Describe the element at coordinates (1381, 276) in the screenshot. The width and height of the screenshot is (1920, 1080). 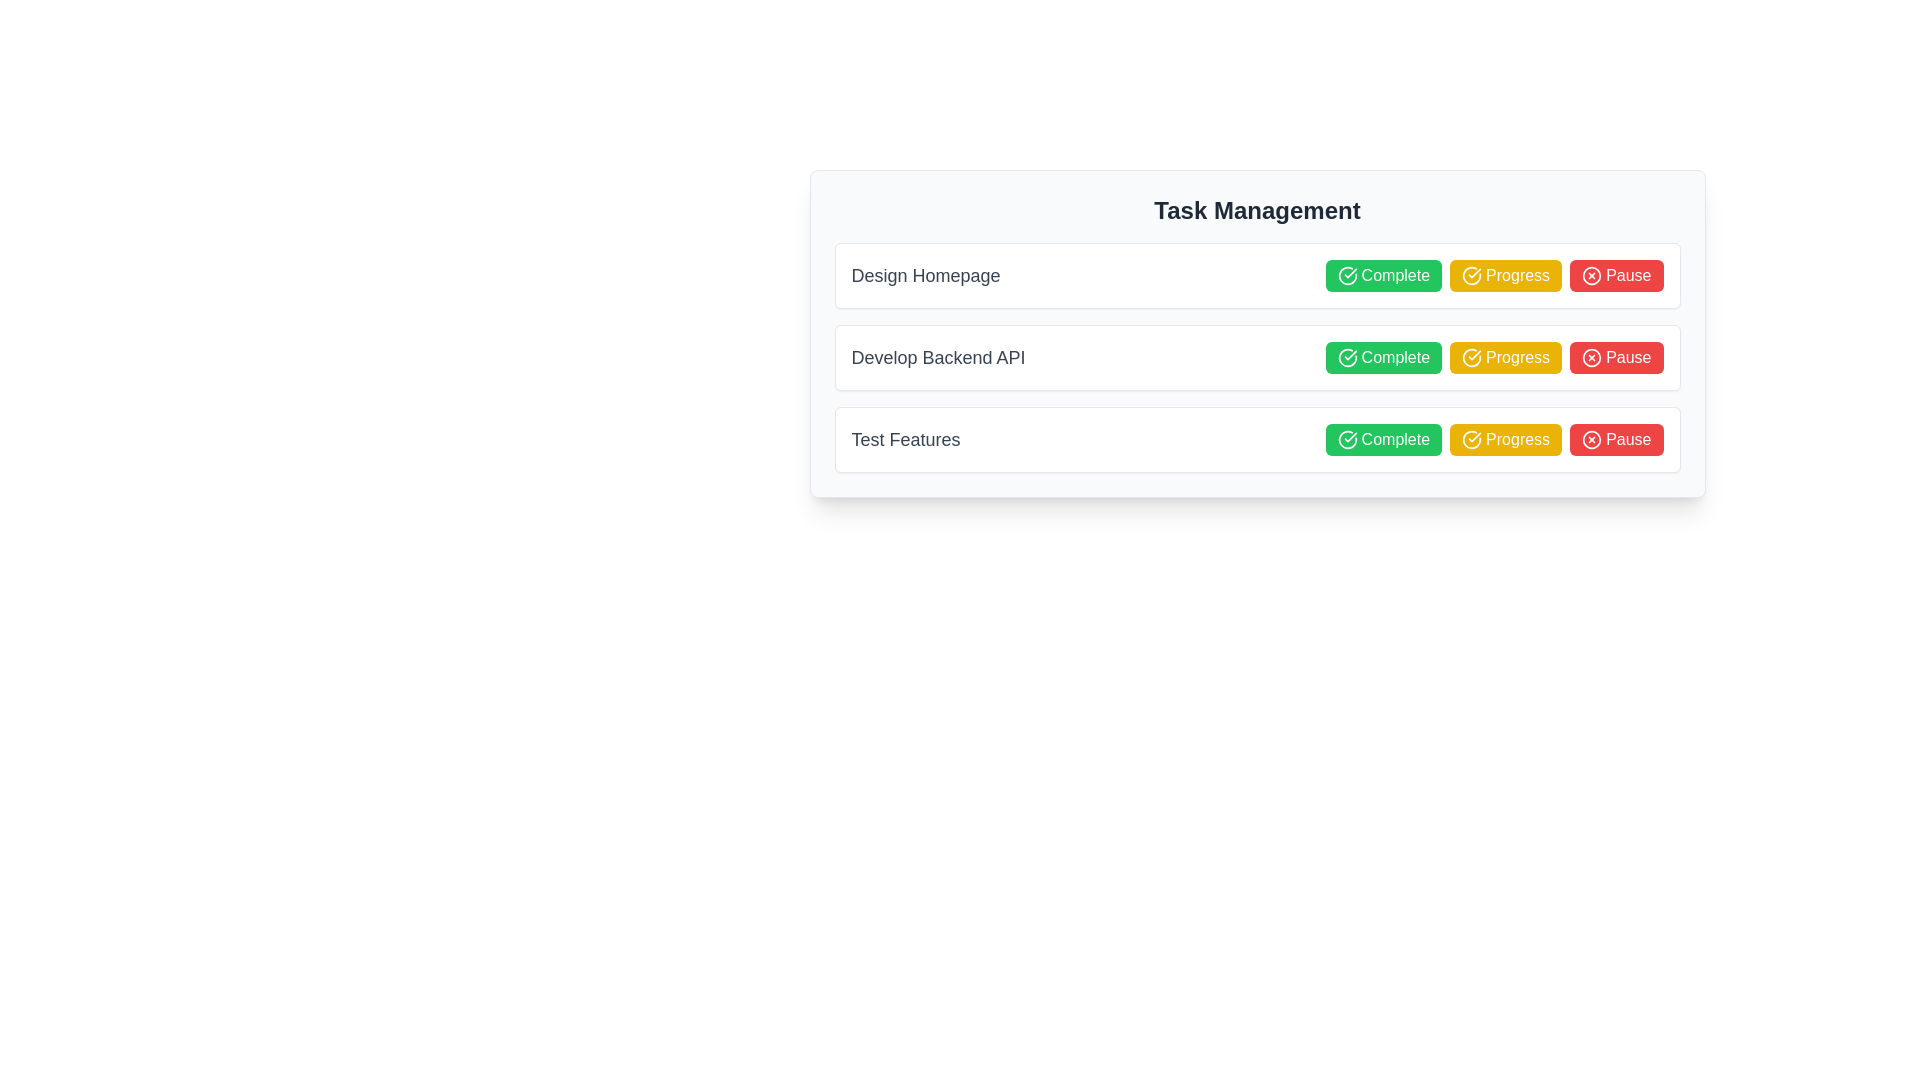
I see `the green rectangular 'Complete' button with a checkmark icon to mark the task as complete` at that location.